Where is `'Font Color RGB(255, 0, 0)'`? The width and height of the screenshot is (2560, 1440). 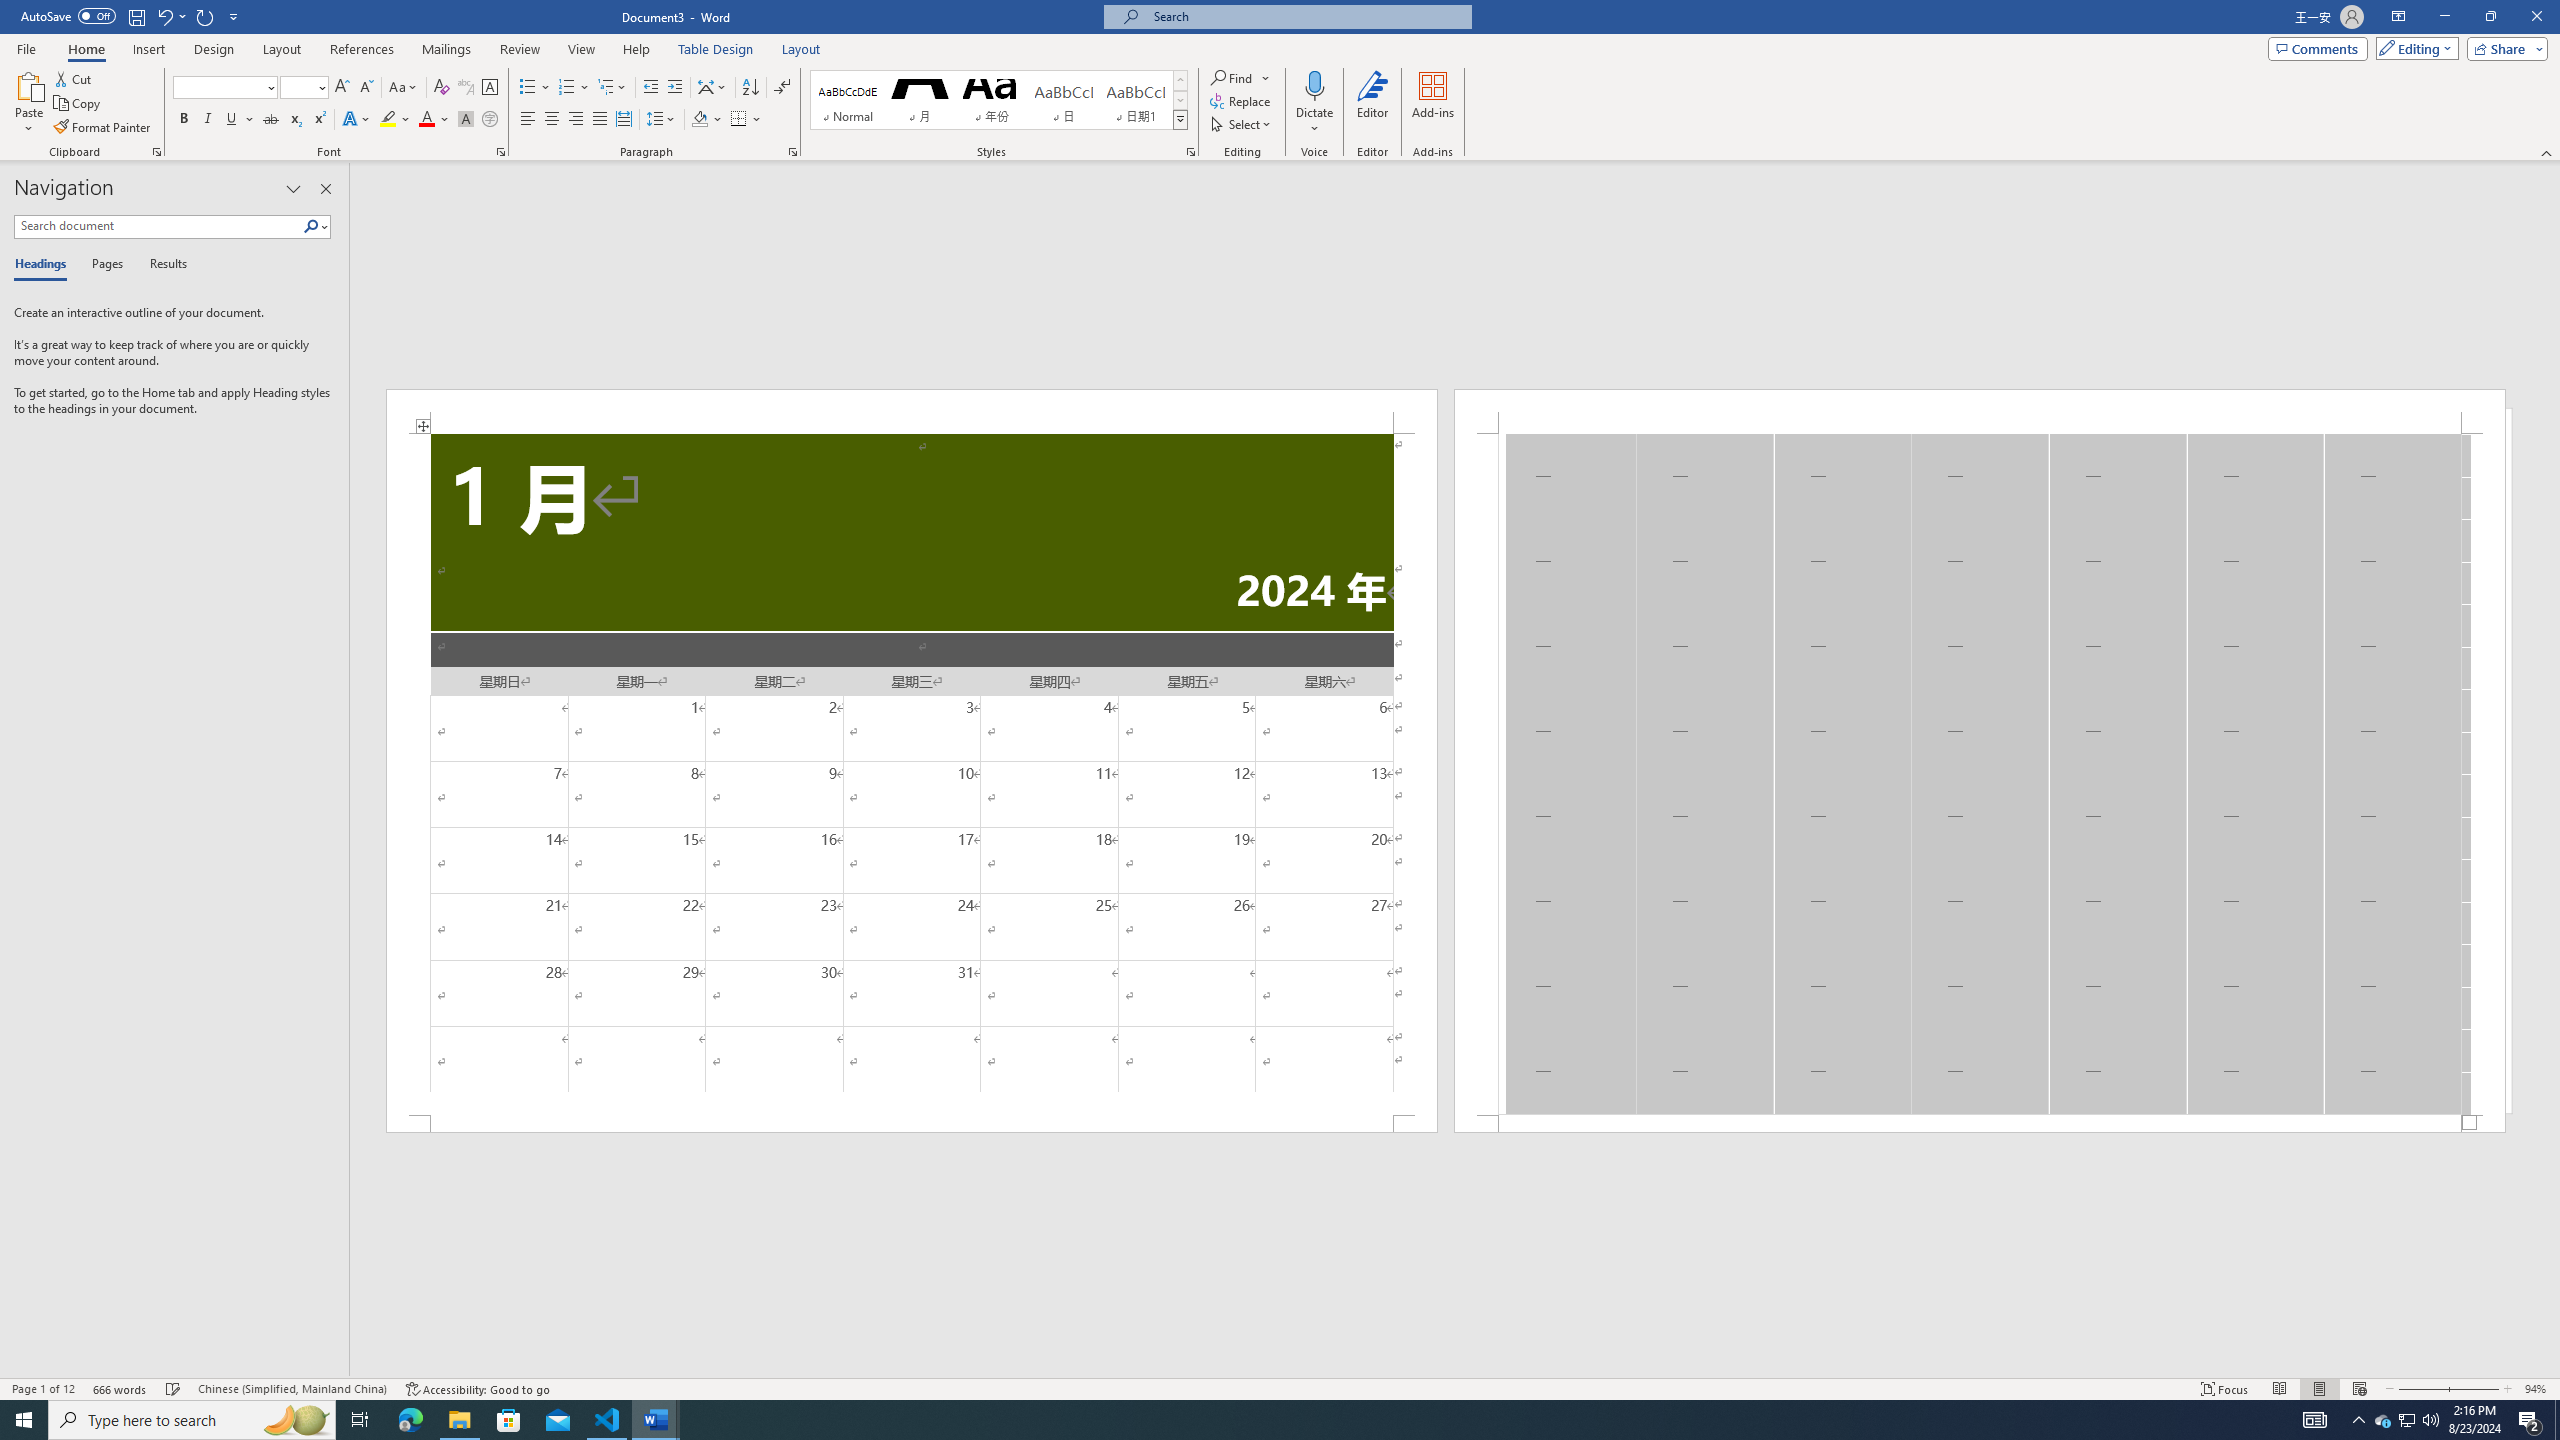 'Font Color RGB(255, 0, 0)' is located at coordinates (425, 118).